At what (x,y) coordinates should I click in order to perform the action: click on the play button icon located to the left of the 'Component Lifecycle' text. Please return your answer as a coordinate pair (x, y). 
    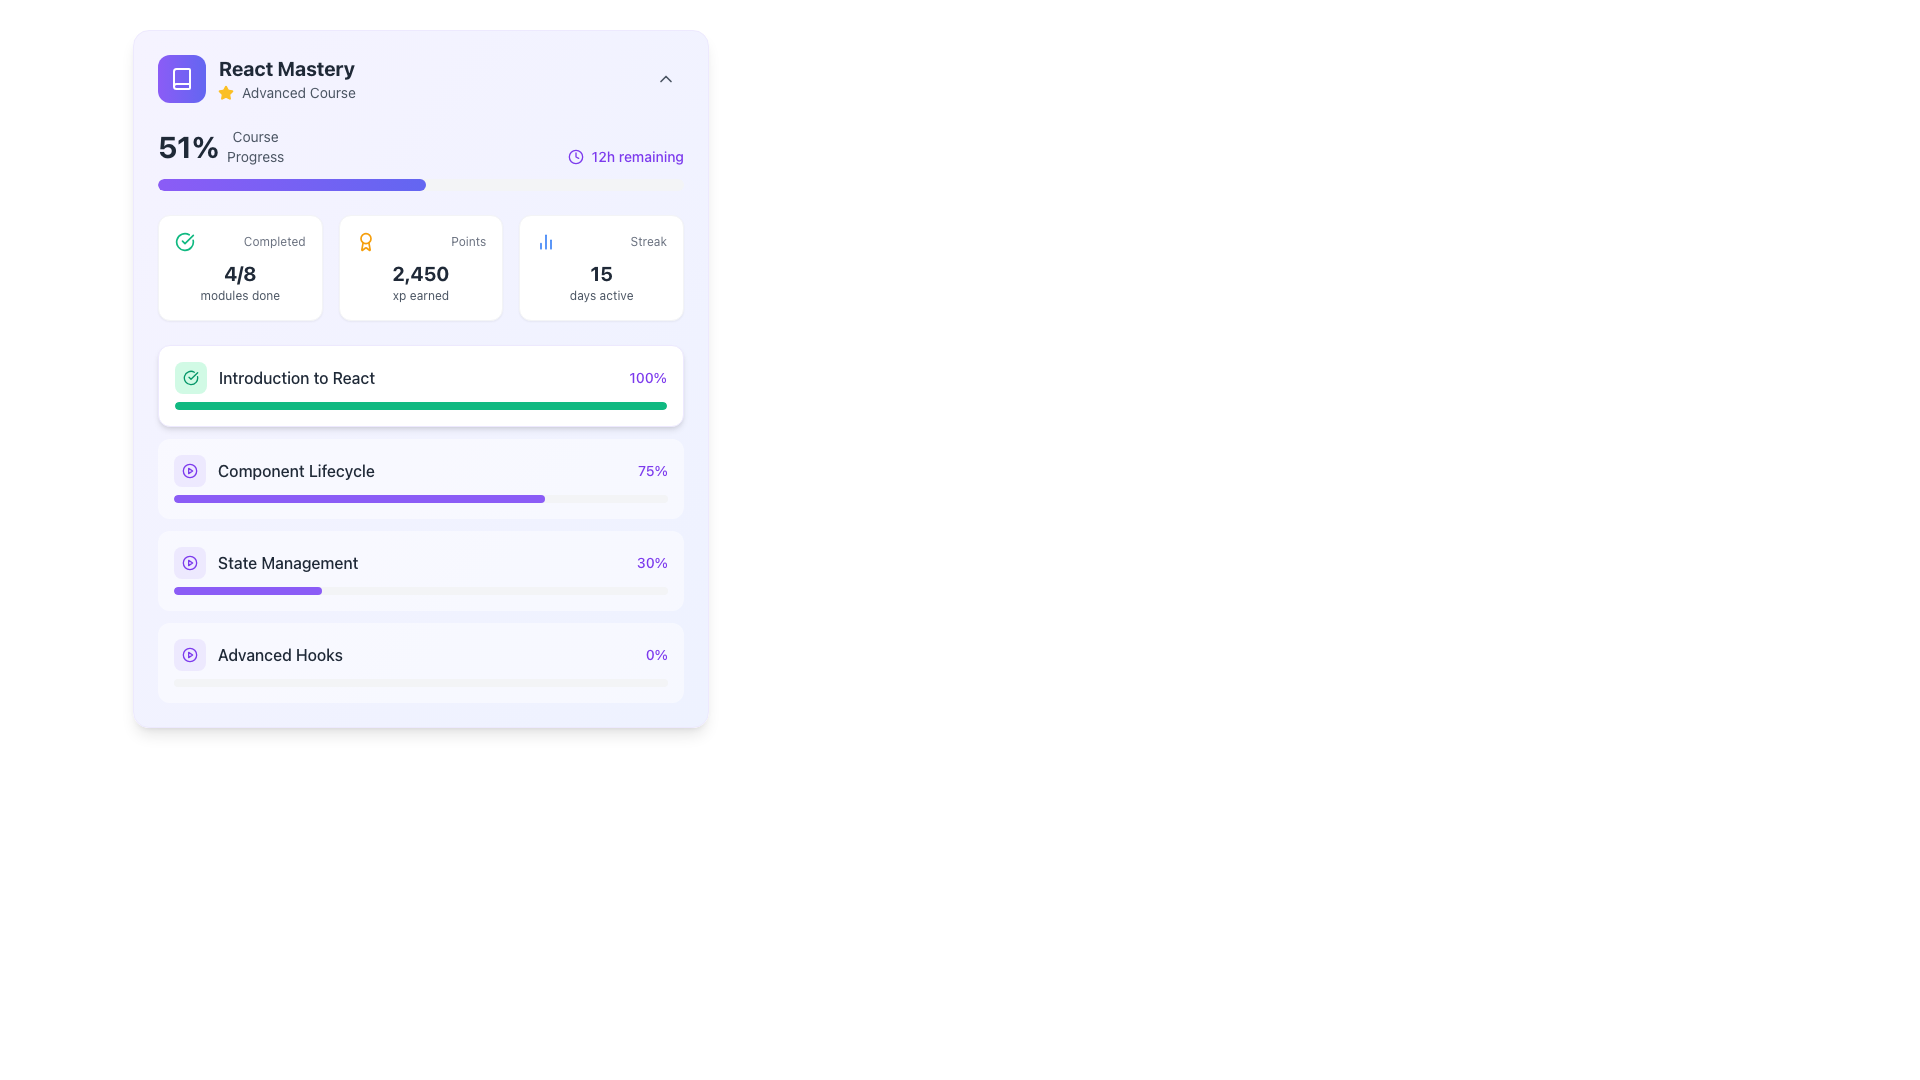
    Looking at the image, I should click on (190, 470).